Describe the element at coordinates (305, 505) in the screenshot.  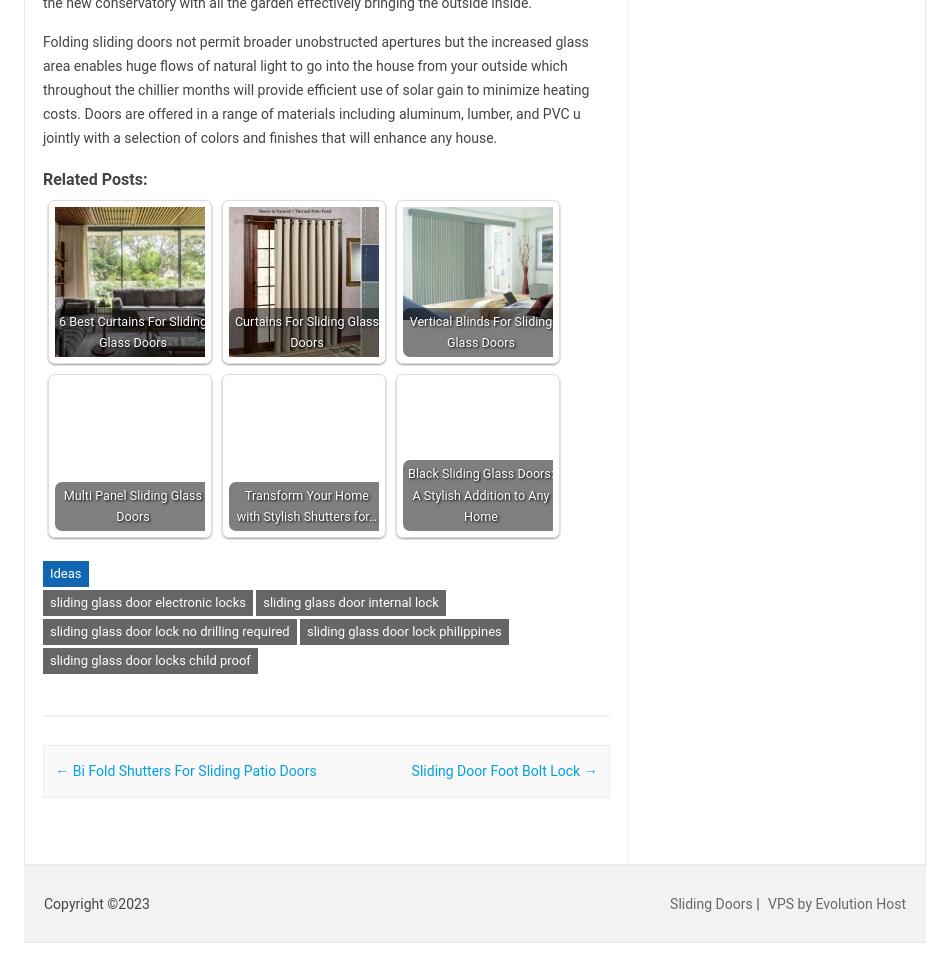
I see `'Transform Your Home with Stylish Shutters for…'` at that location.